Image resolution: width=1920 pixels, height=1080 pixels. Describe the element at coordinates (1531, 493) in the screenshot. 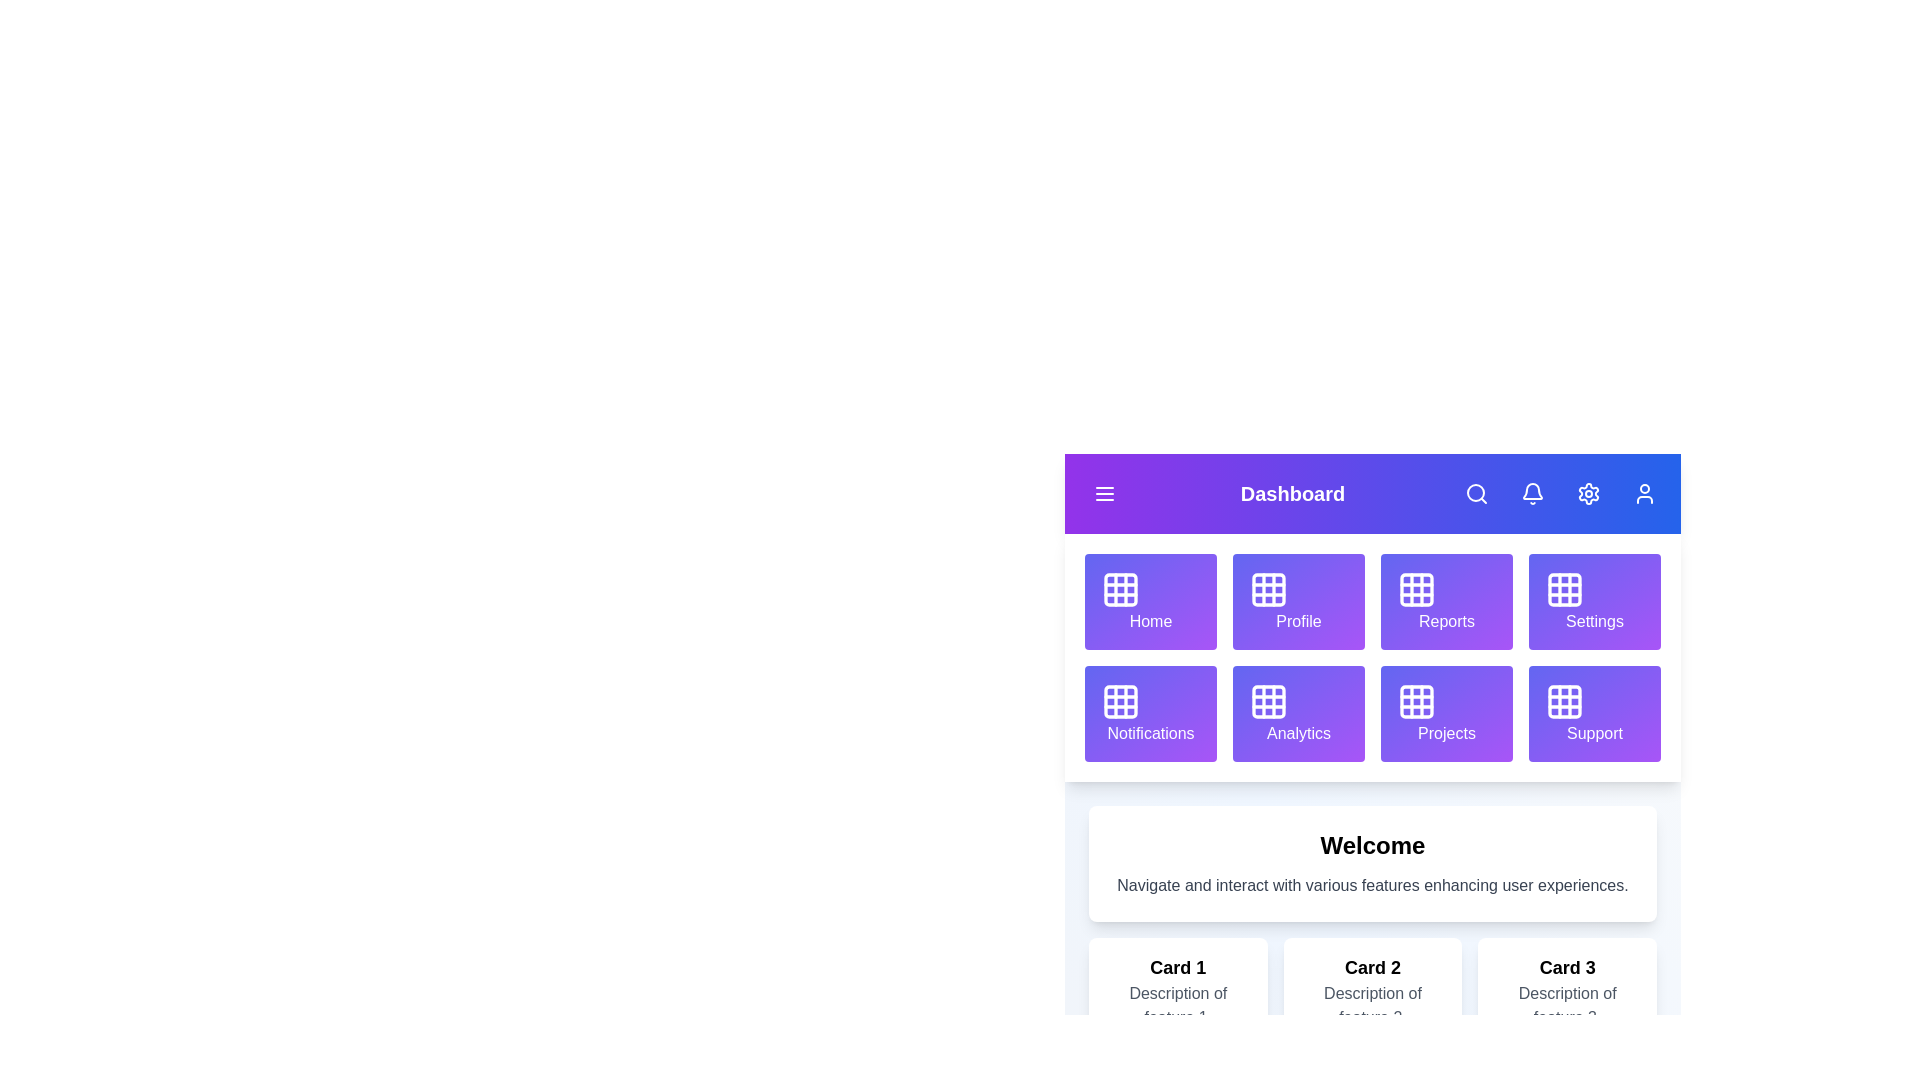

I see `the bell icon to view notifications` at that location.